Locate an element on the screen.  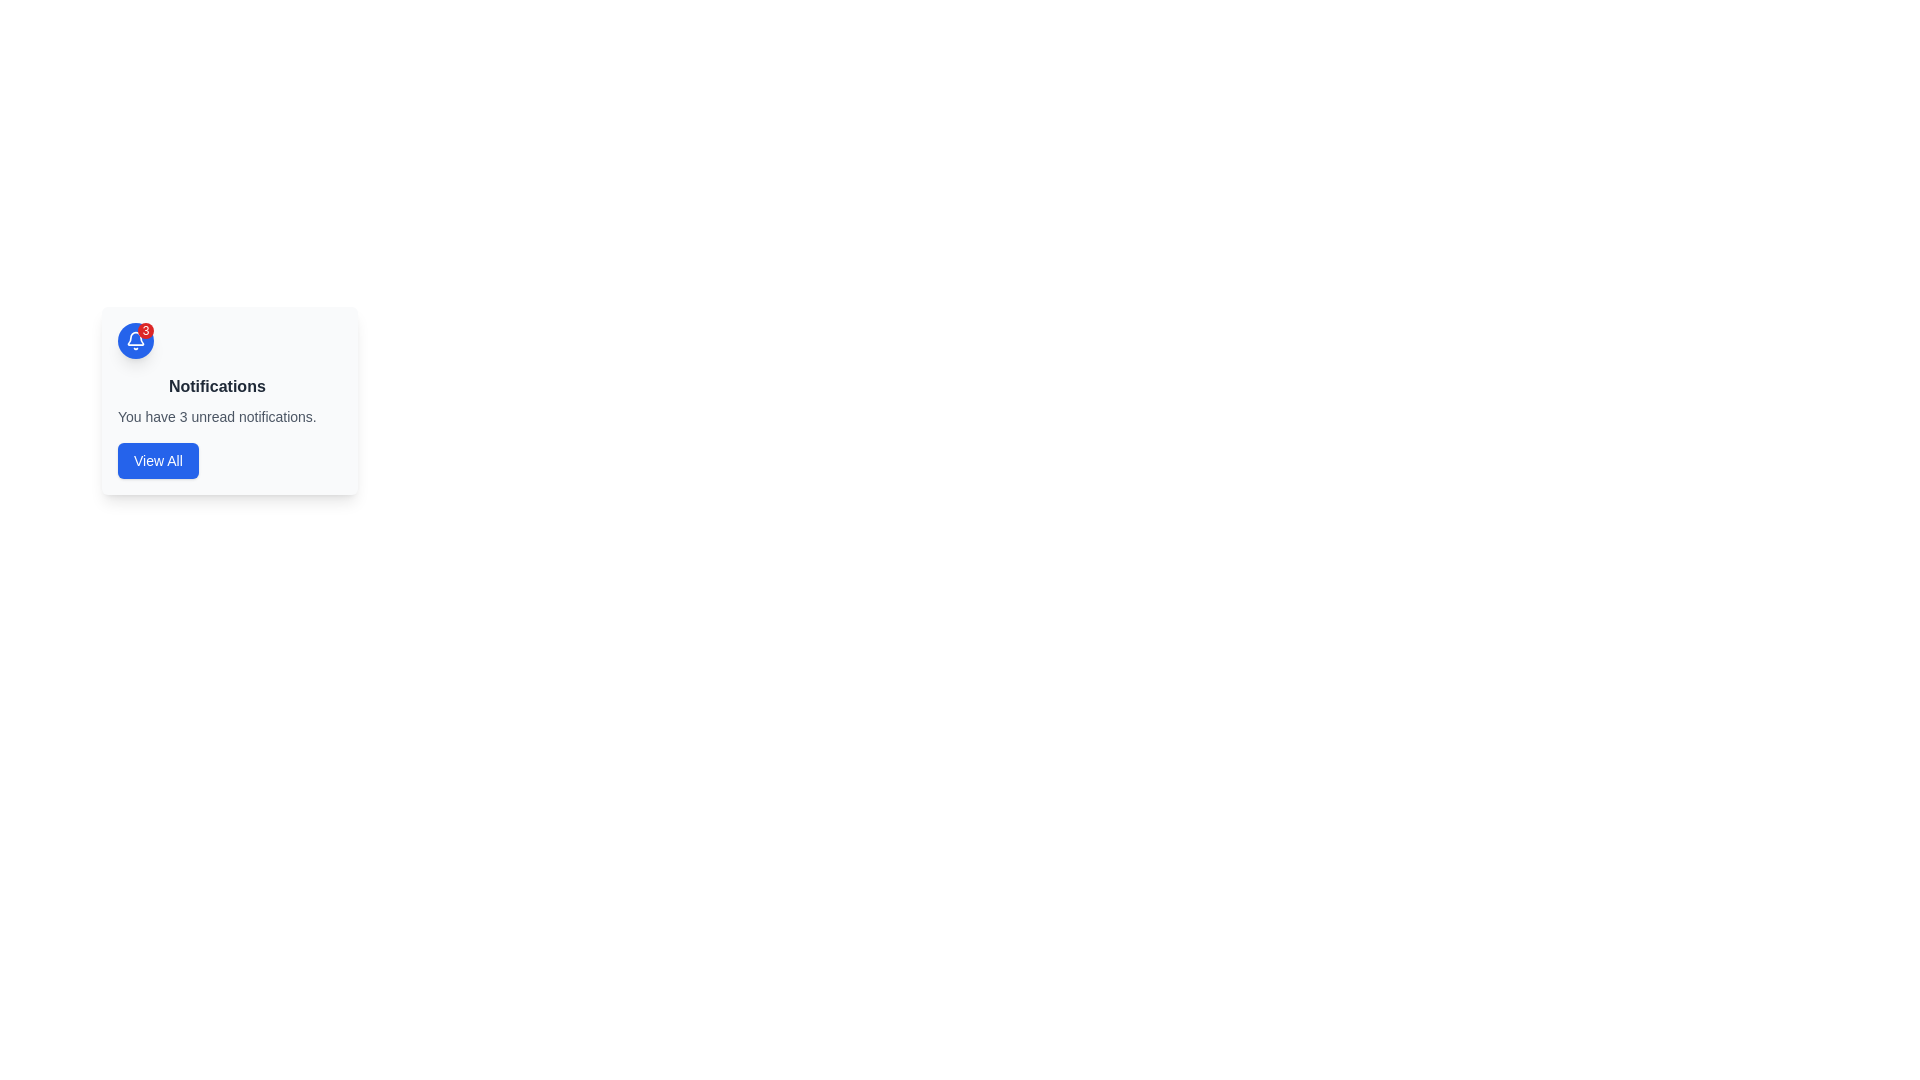
the notification badge located at the top-right part of the blue circular icon with a white bell symbol is located at coordinates (144, 330).